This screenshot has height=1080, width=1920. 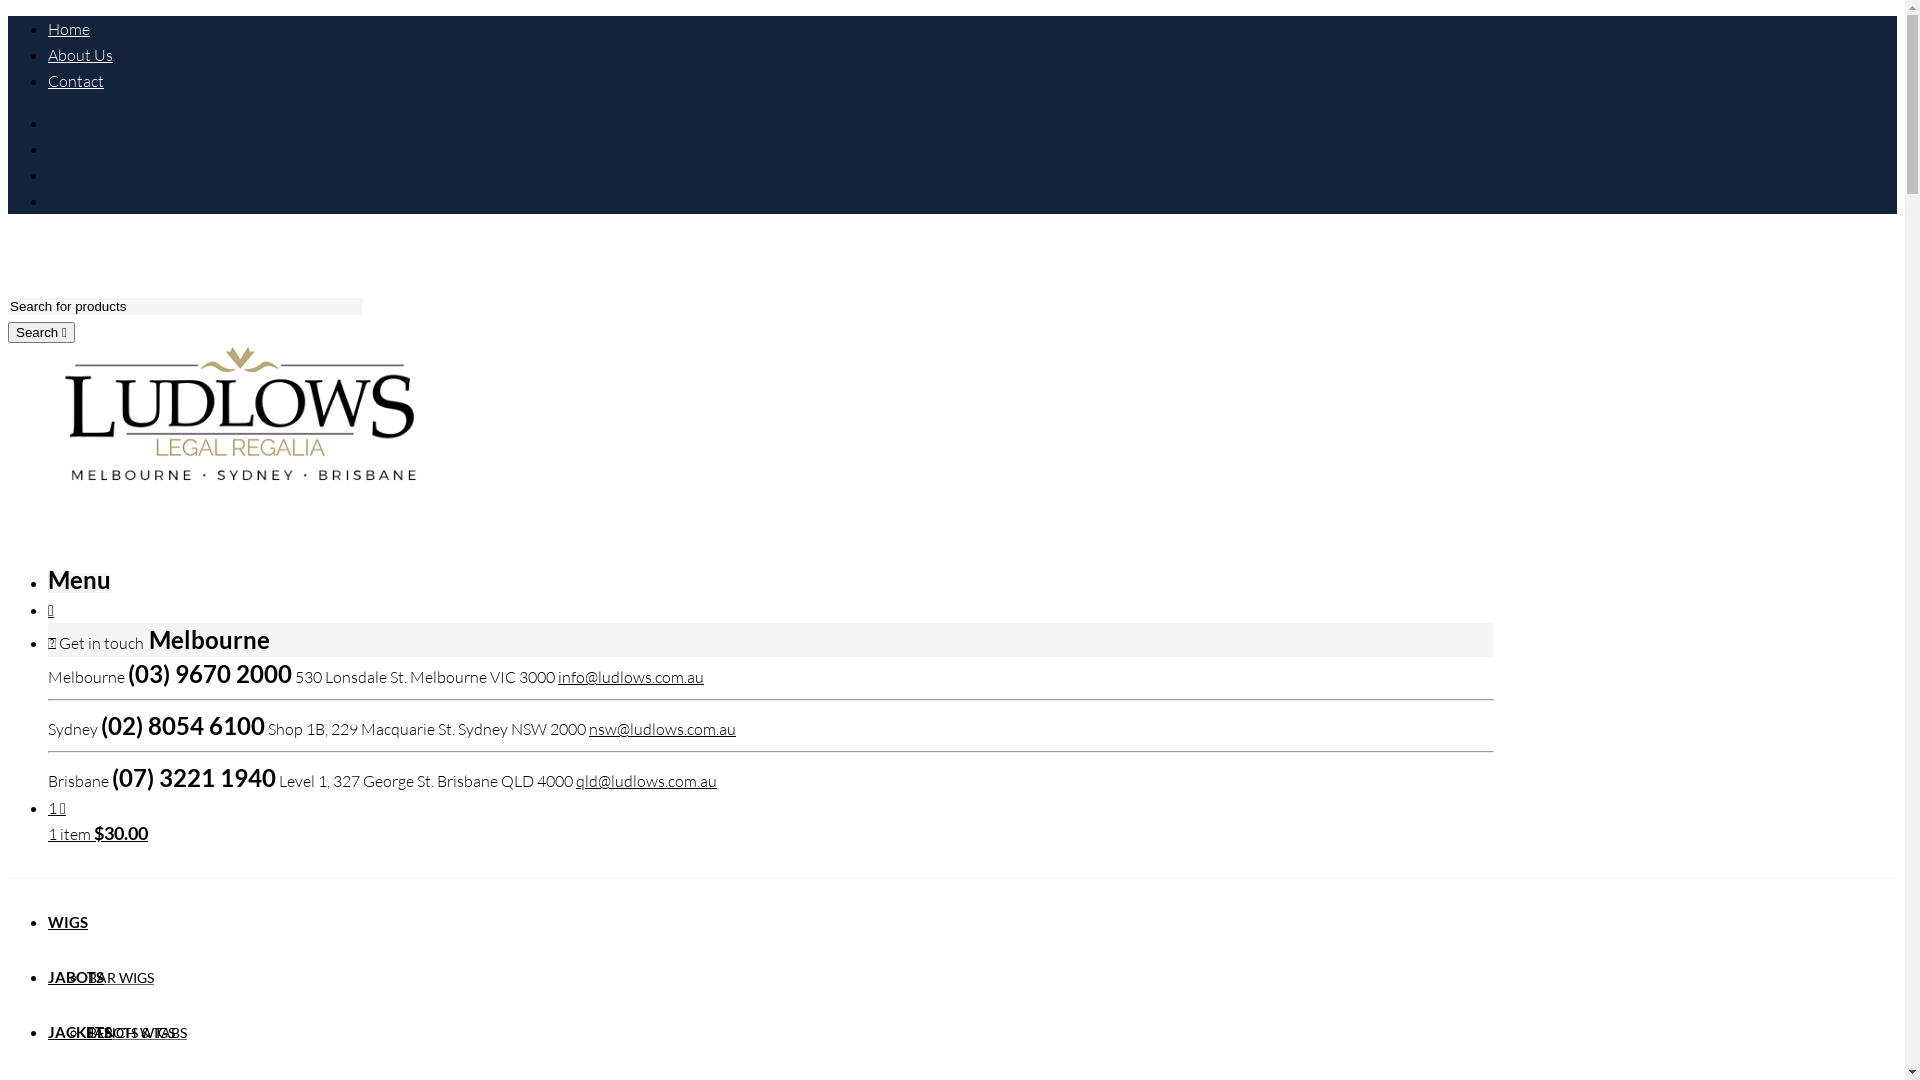 What do you see at coordinates (79, 582) in the screenshot?
I see `'Menu'` at bounding box center [79, 582].